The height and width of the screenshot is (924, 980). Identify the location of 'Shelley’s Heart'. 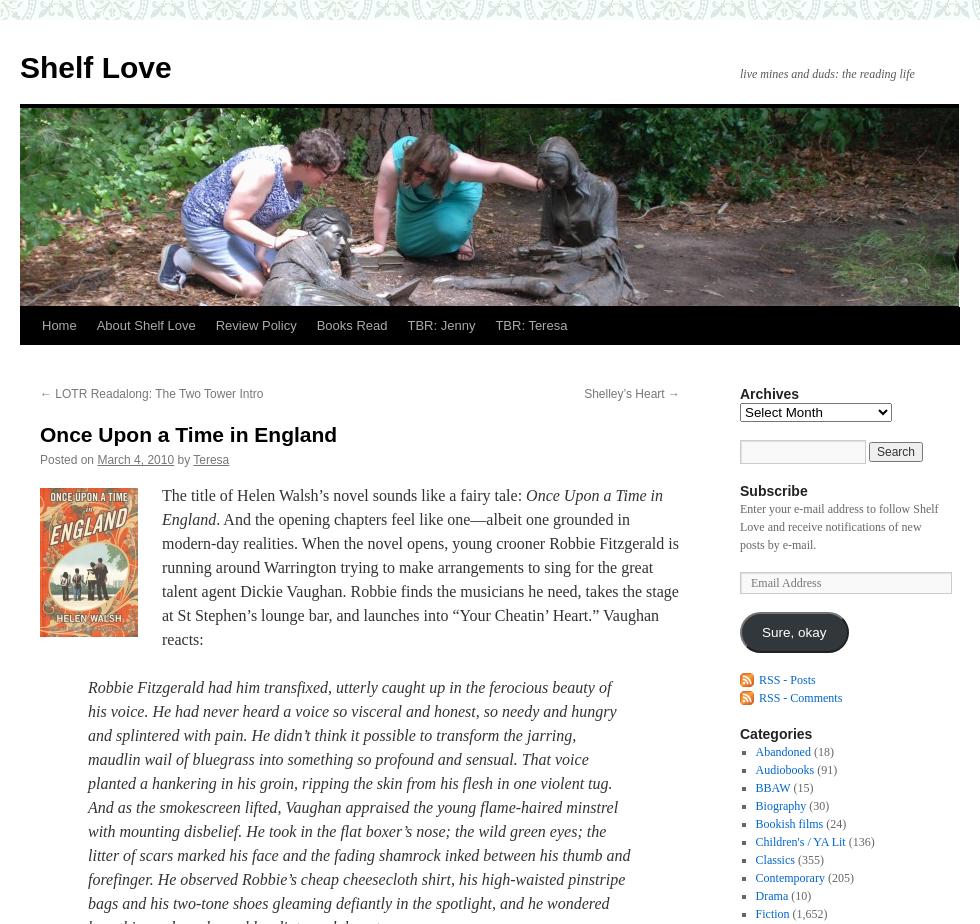
(626, 393).